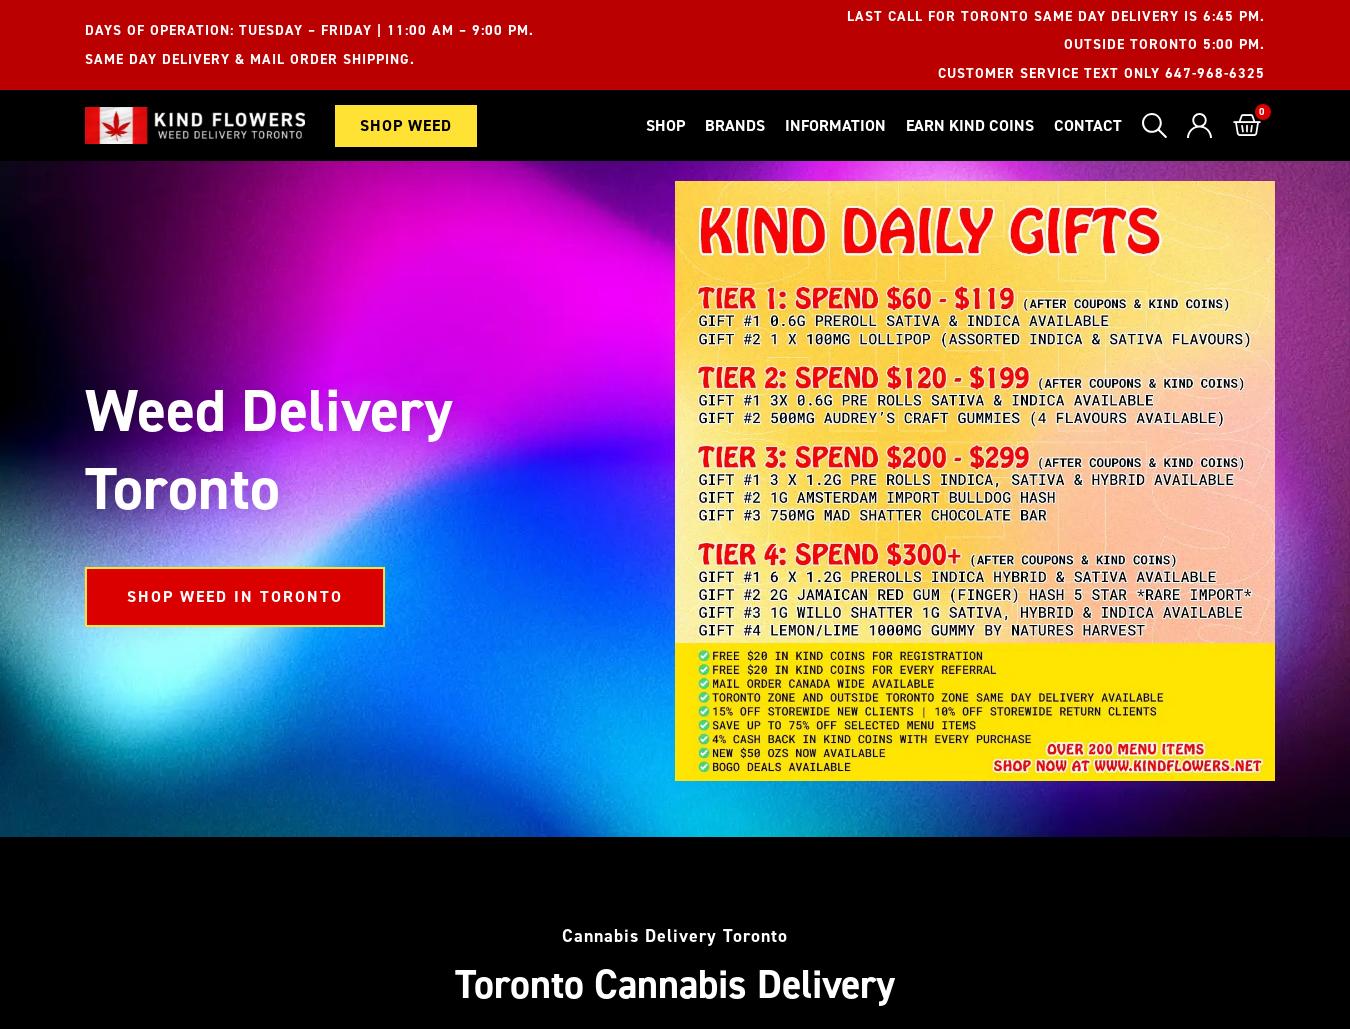 The height and width of the screenshot is (1029, 1350). Describe the element at coordinates (249, 58) in the screenshot. I see `'SAME DAY DELIVERY & MAIL ORDER SHIPPING.'` at that location.